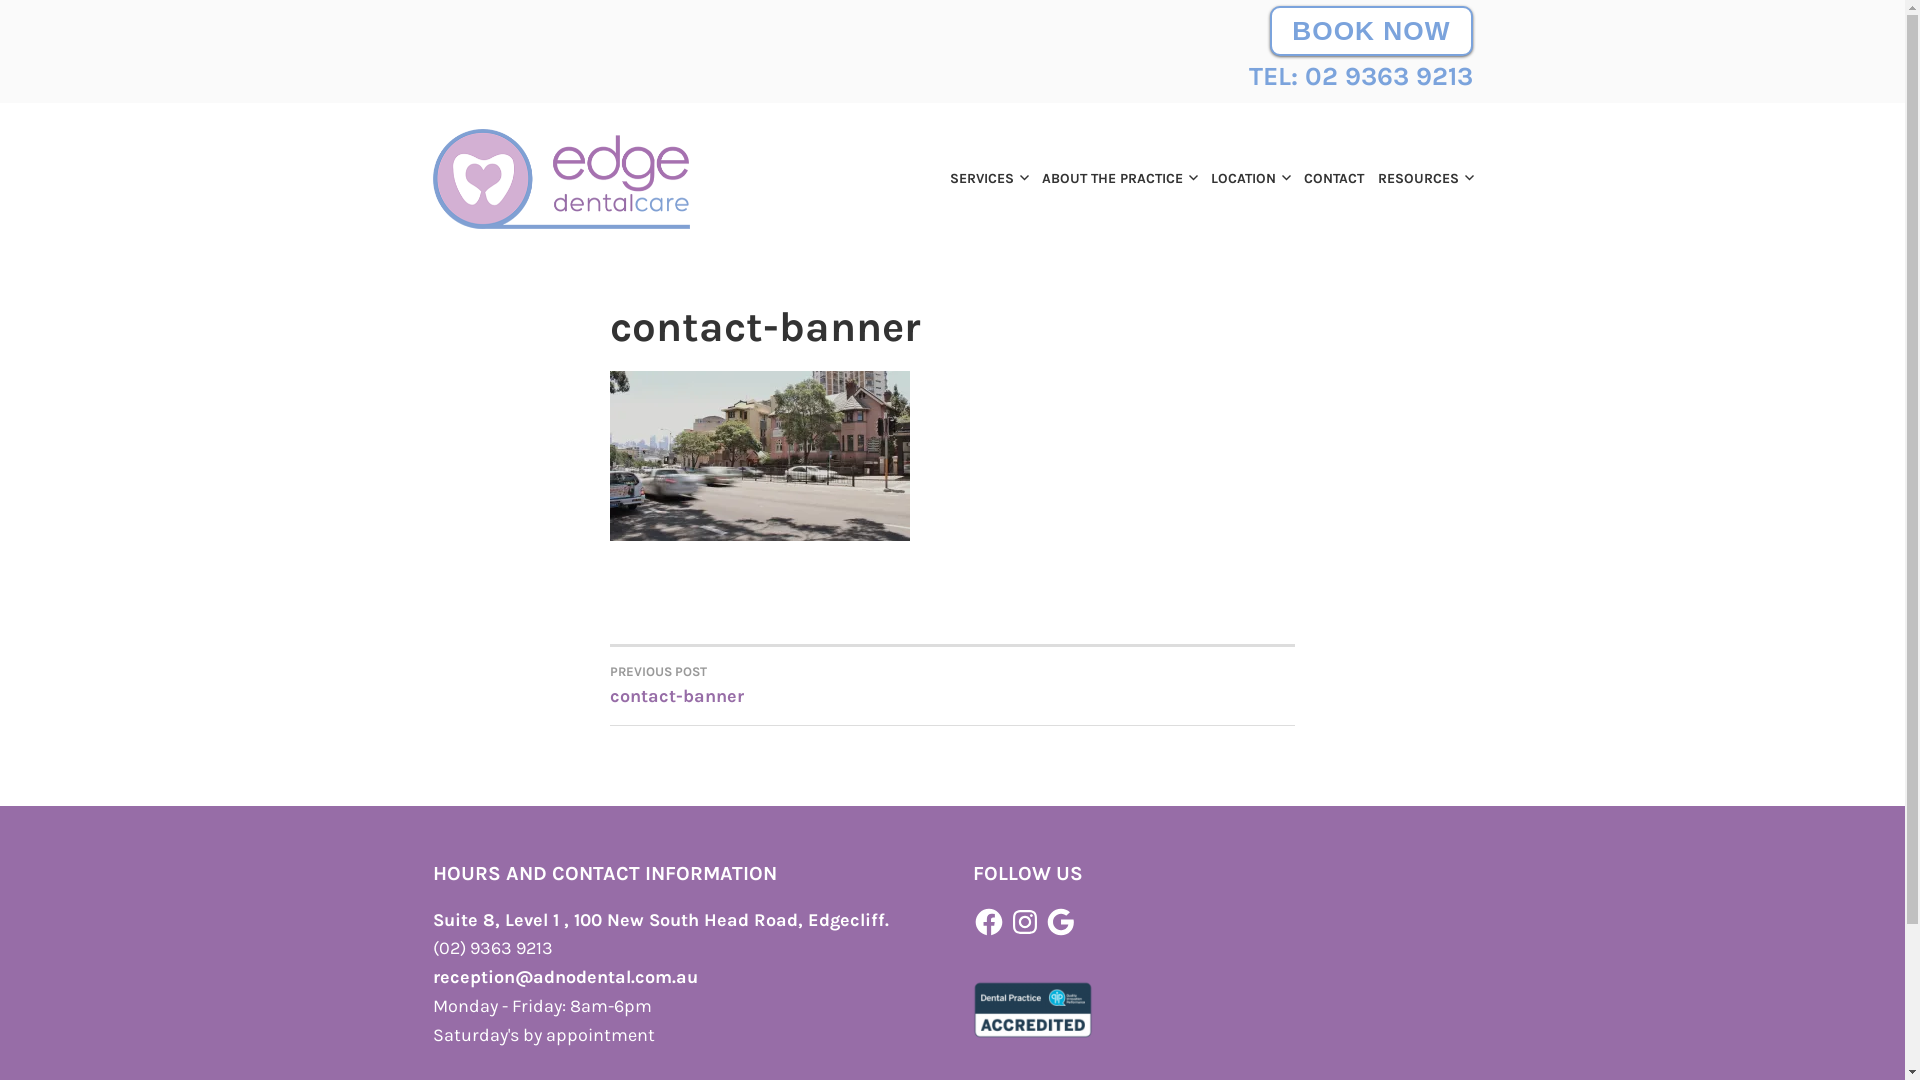 Image resolution: width=1920 pixels, height=1080 pixels. Describe the element at coordinates (1294, 177) in the screenshot. I see `'CONTACT'` at that location.